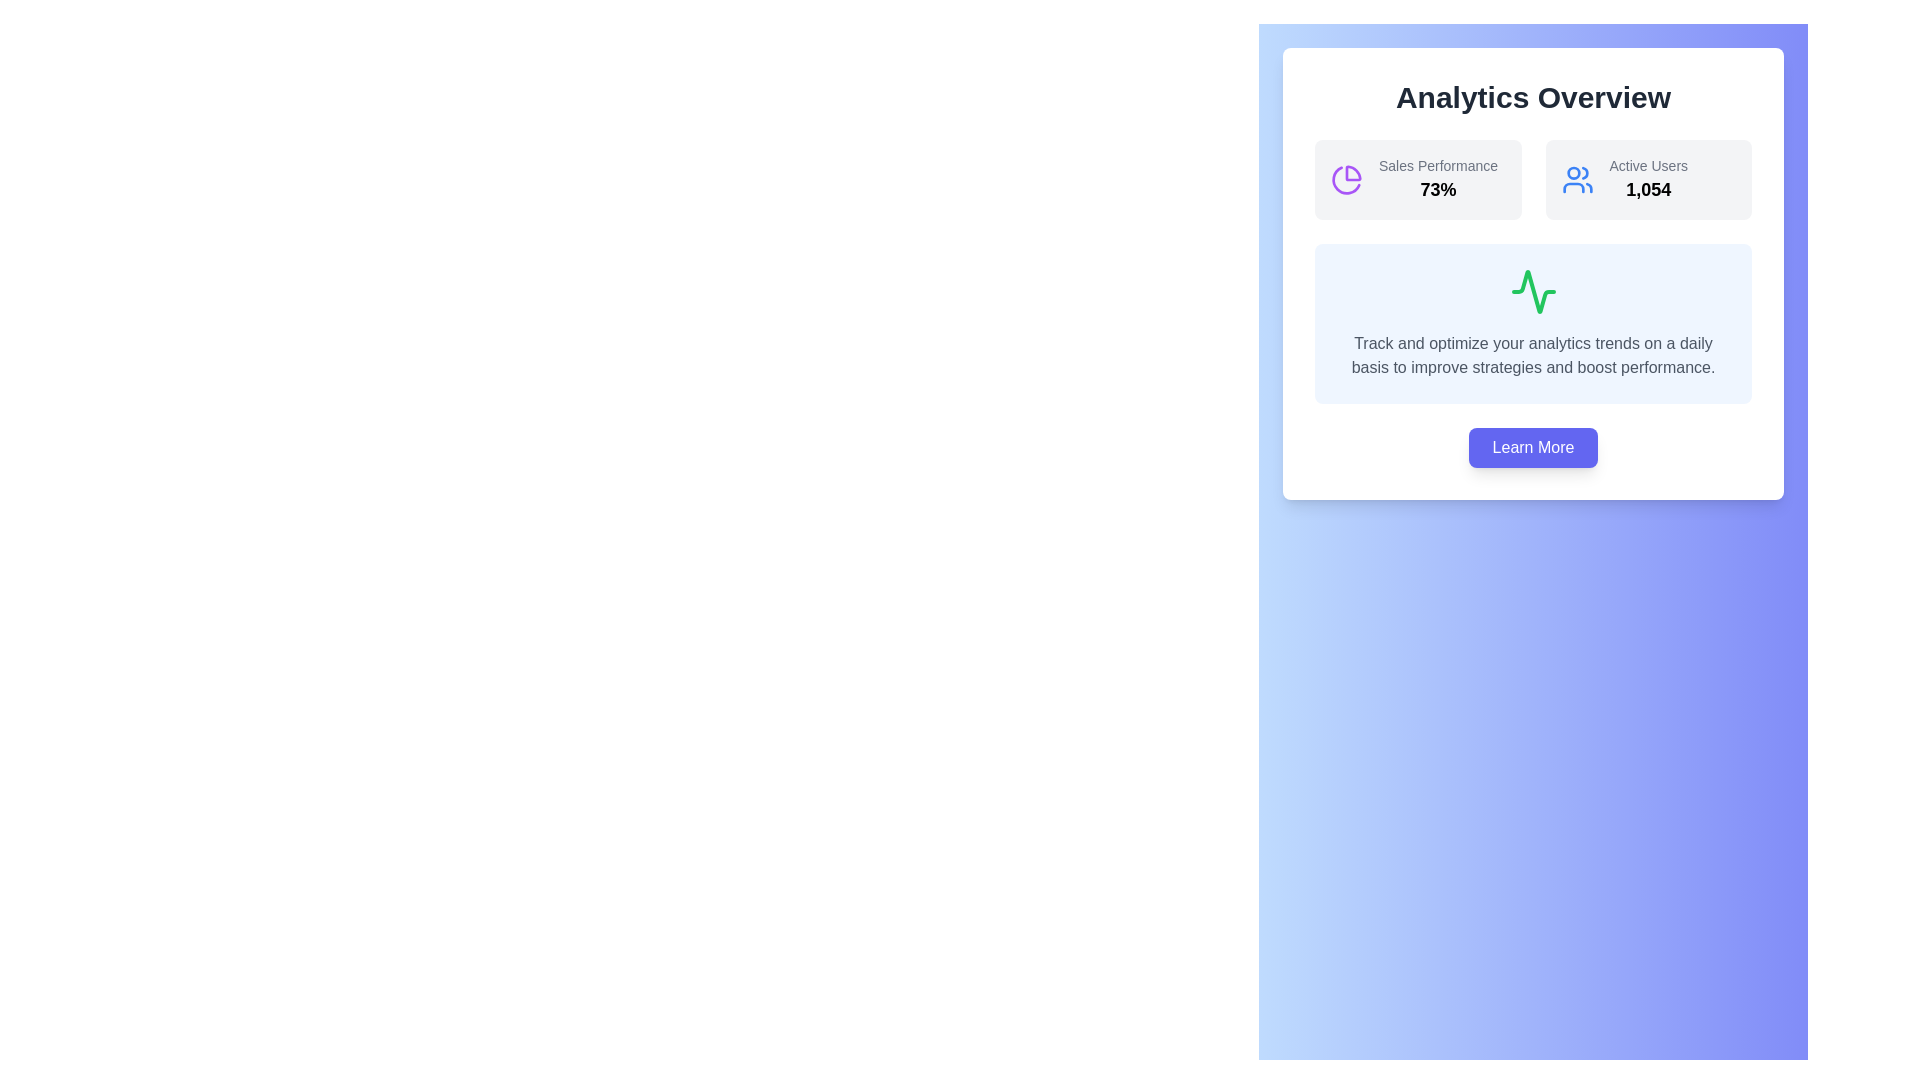 The image size is (1920, 1080). Describe the element at coordinates (1532, 292) in the screenshot. I see `the green zigzag waveform icon located centrally within the card, which is above descriptive text and below performance metrics indicators` at that location.